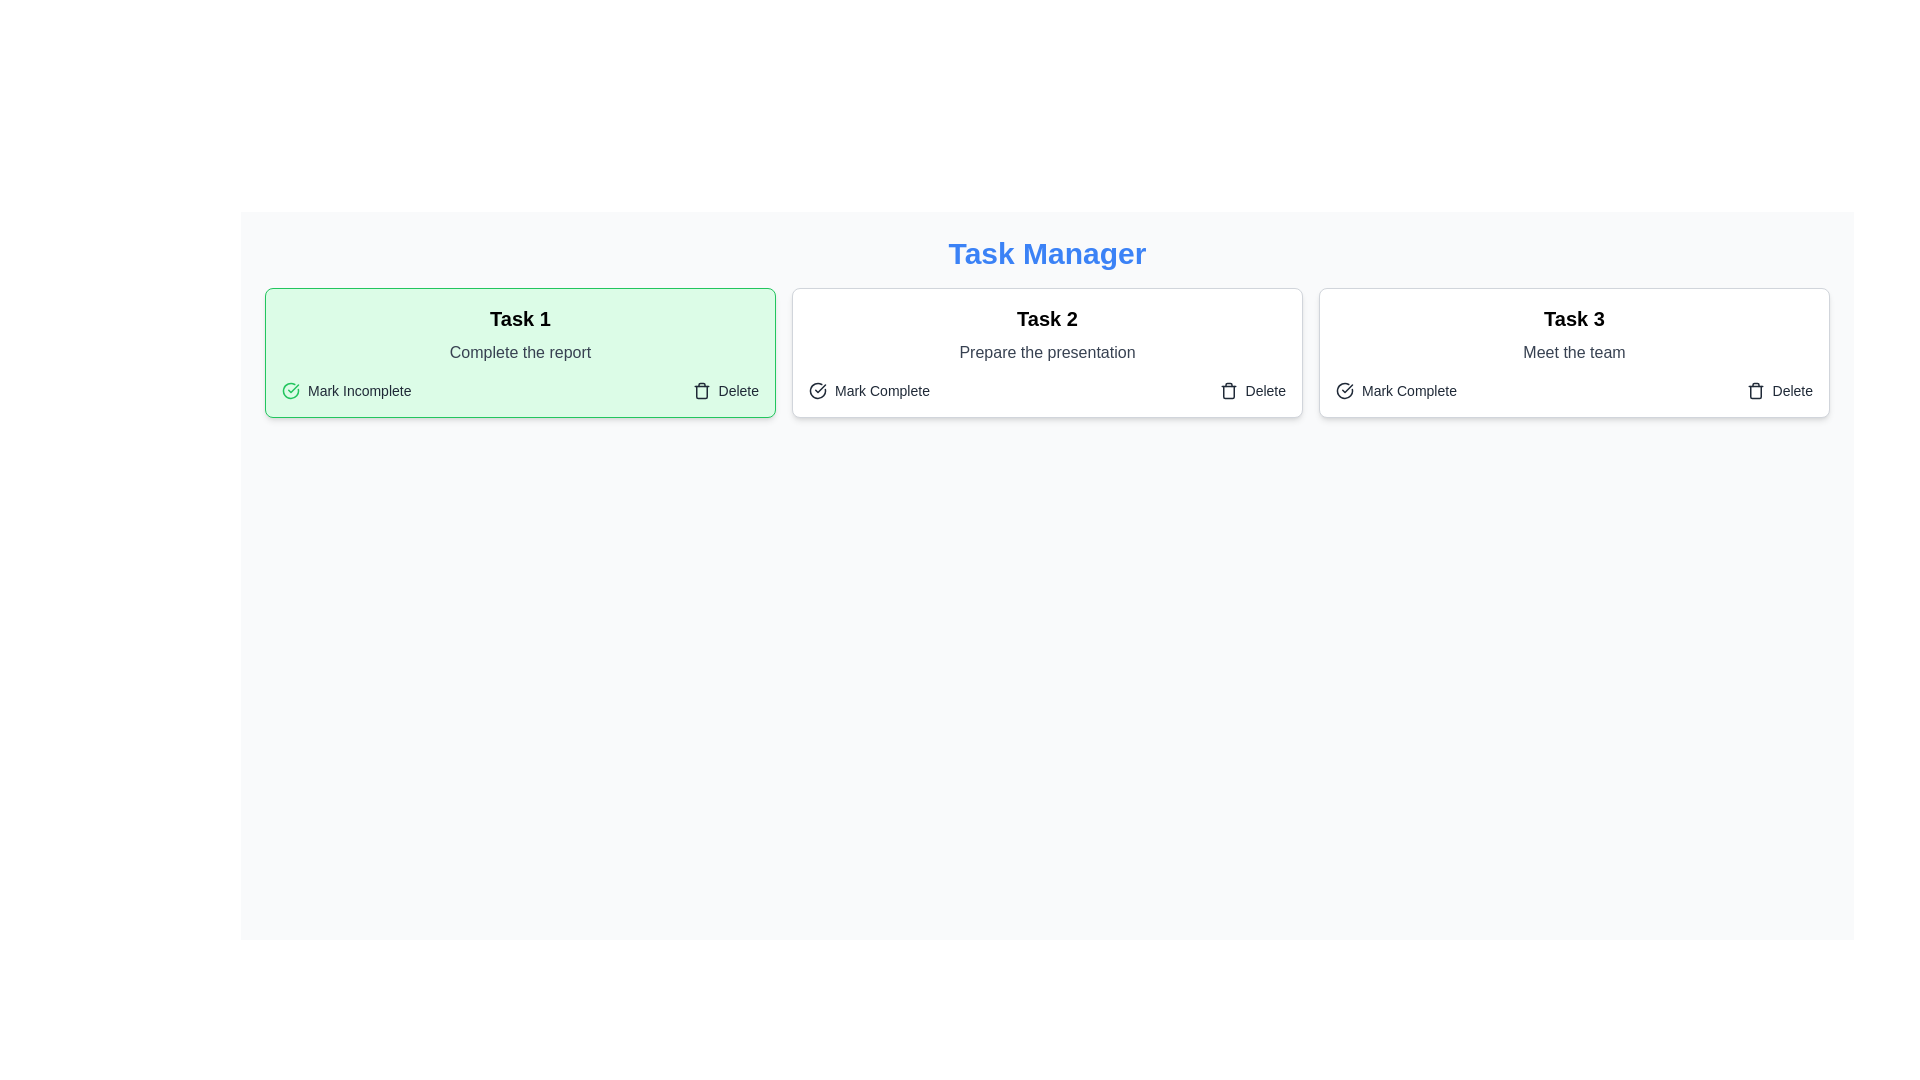 The height and width of the screenshot is (1080, 1920). I want to click on the static text label that provides a description for 'Task 3', which is centrally located beneath the task title and above action links, so click(1573, 352).